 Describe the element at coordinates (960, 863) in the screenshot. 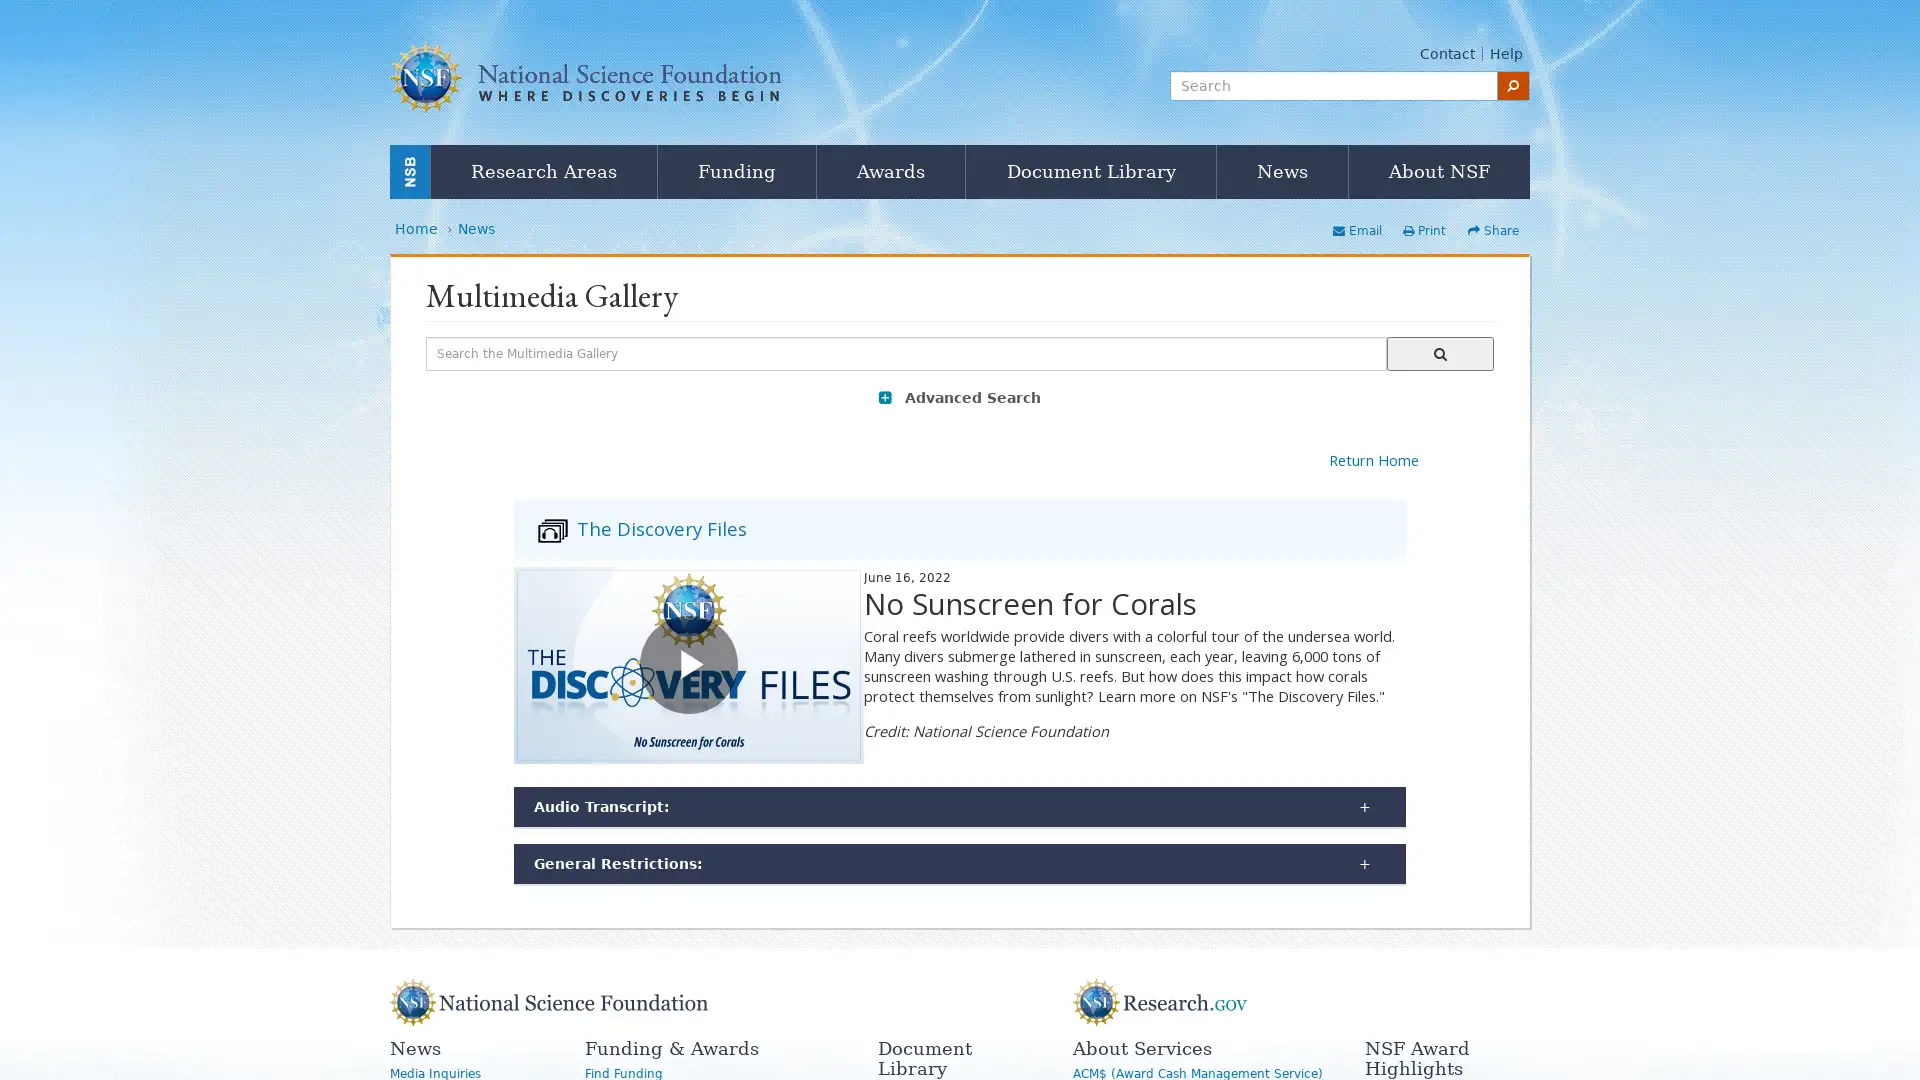

I see `General Restrictions: +` at that location.